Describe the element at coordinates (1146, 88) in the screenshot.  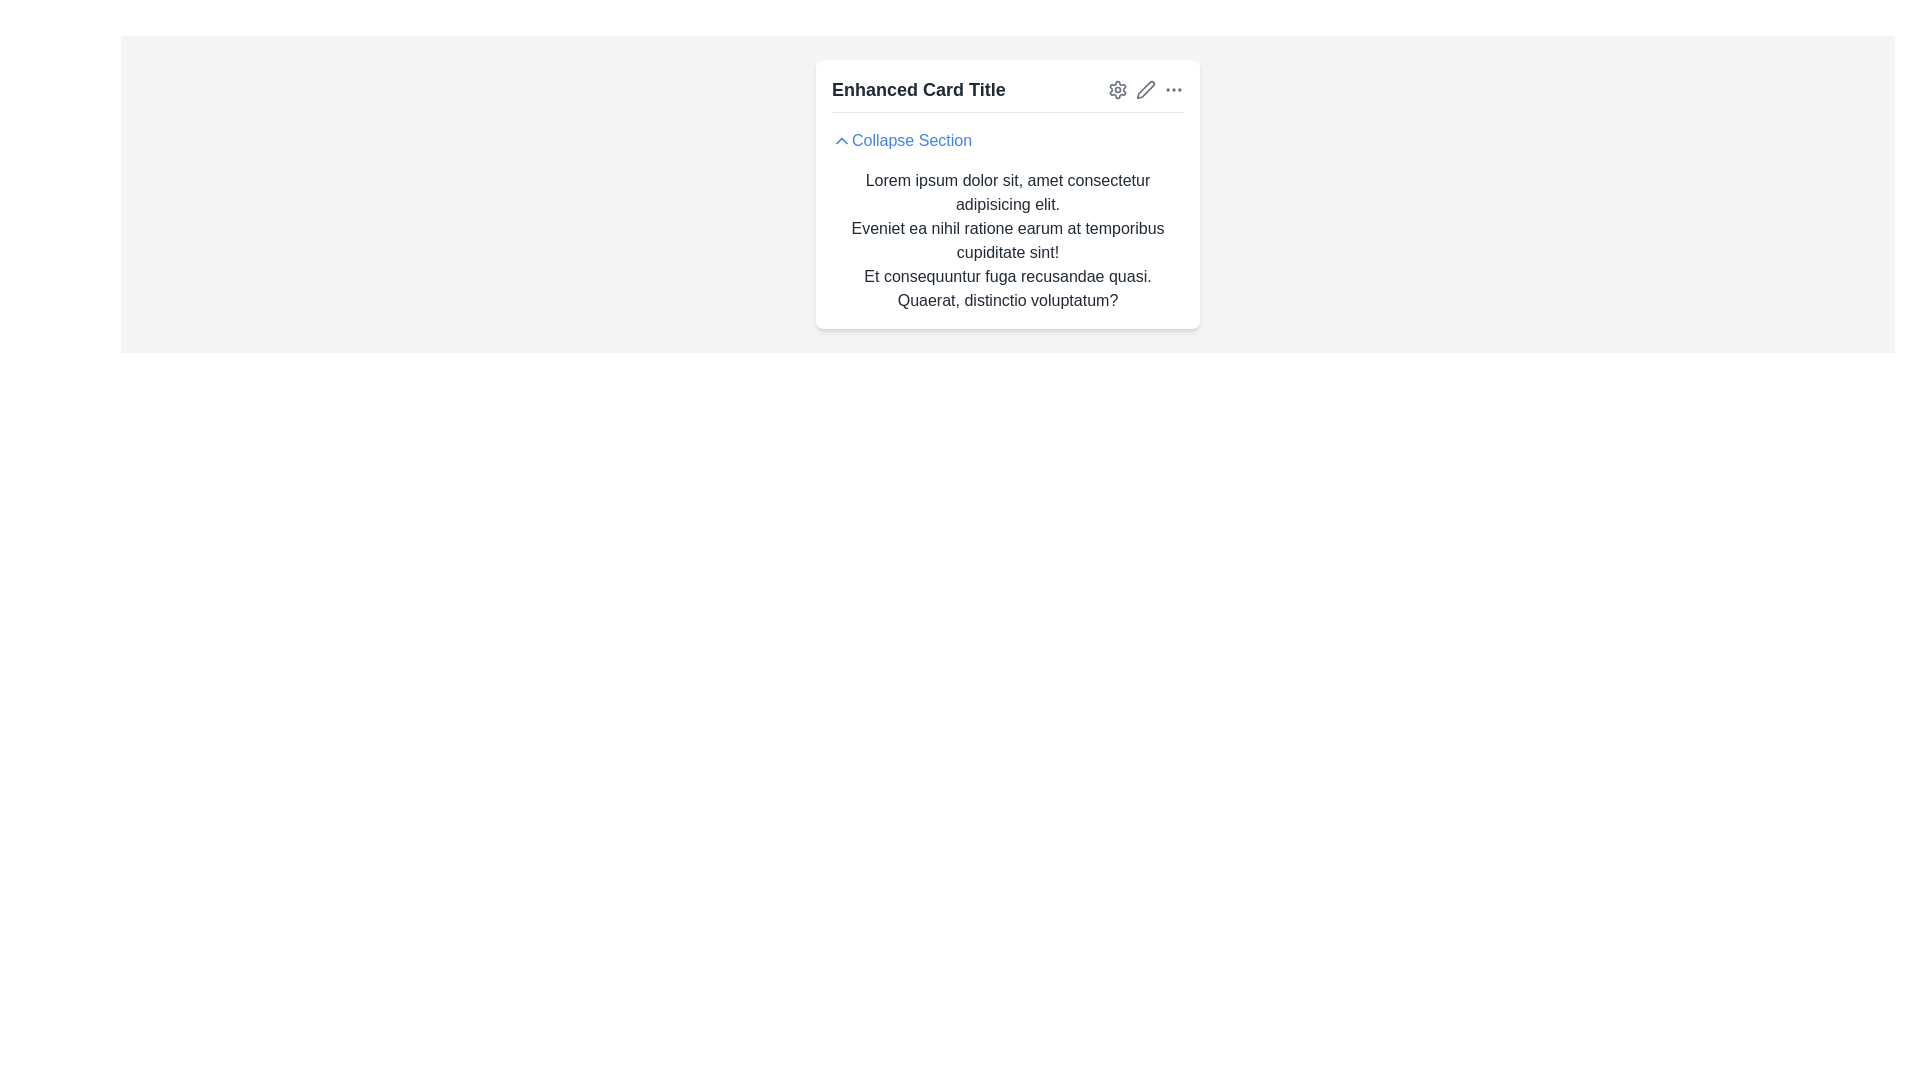
I see `the gray pen icon located in the middle of the top-right icon group on the card` at that location.